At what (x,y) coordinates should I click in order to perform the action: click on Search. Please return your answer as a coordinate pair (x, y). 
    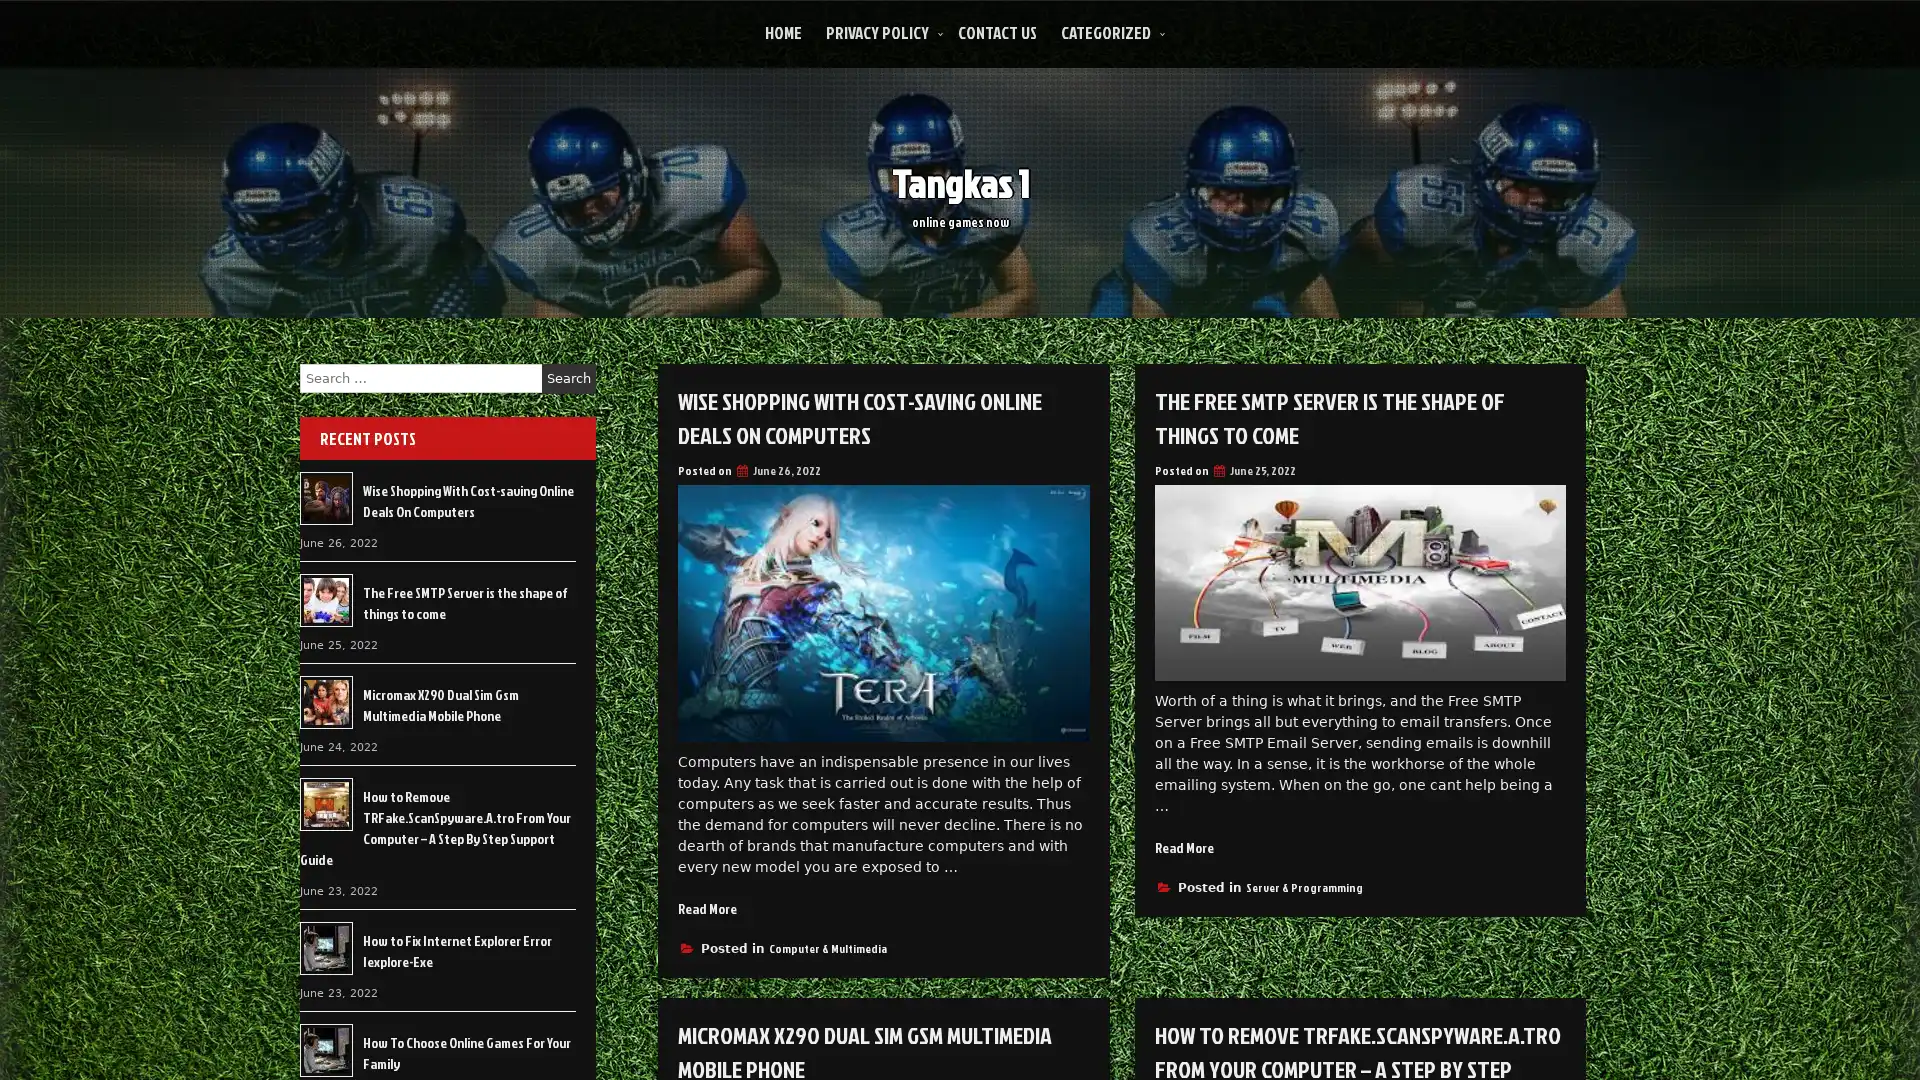
    Looking at the image, I should click on (568, 378).